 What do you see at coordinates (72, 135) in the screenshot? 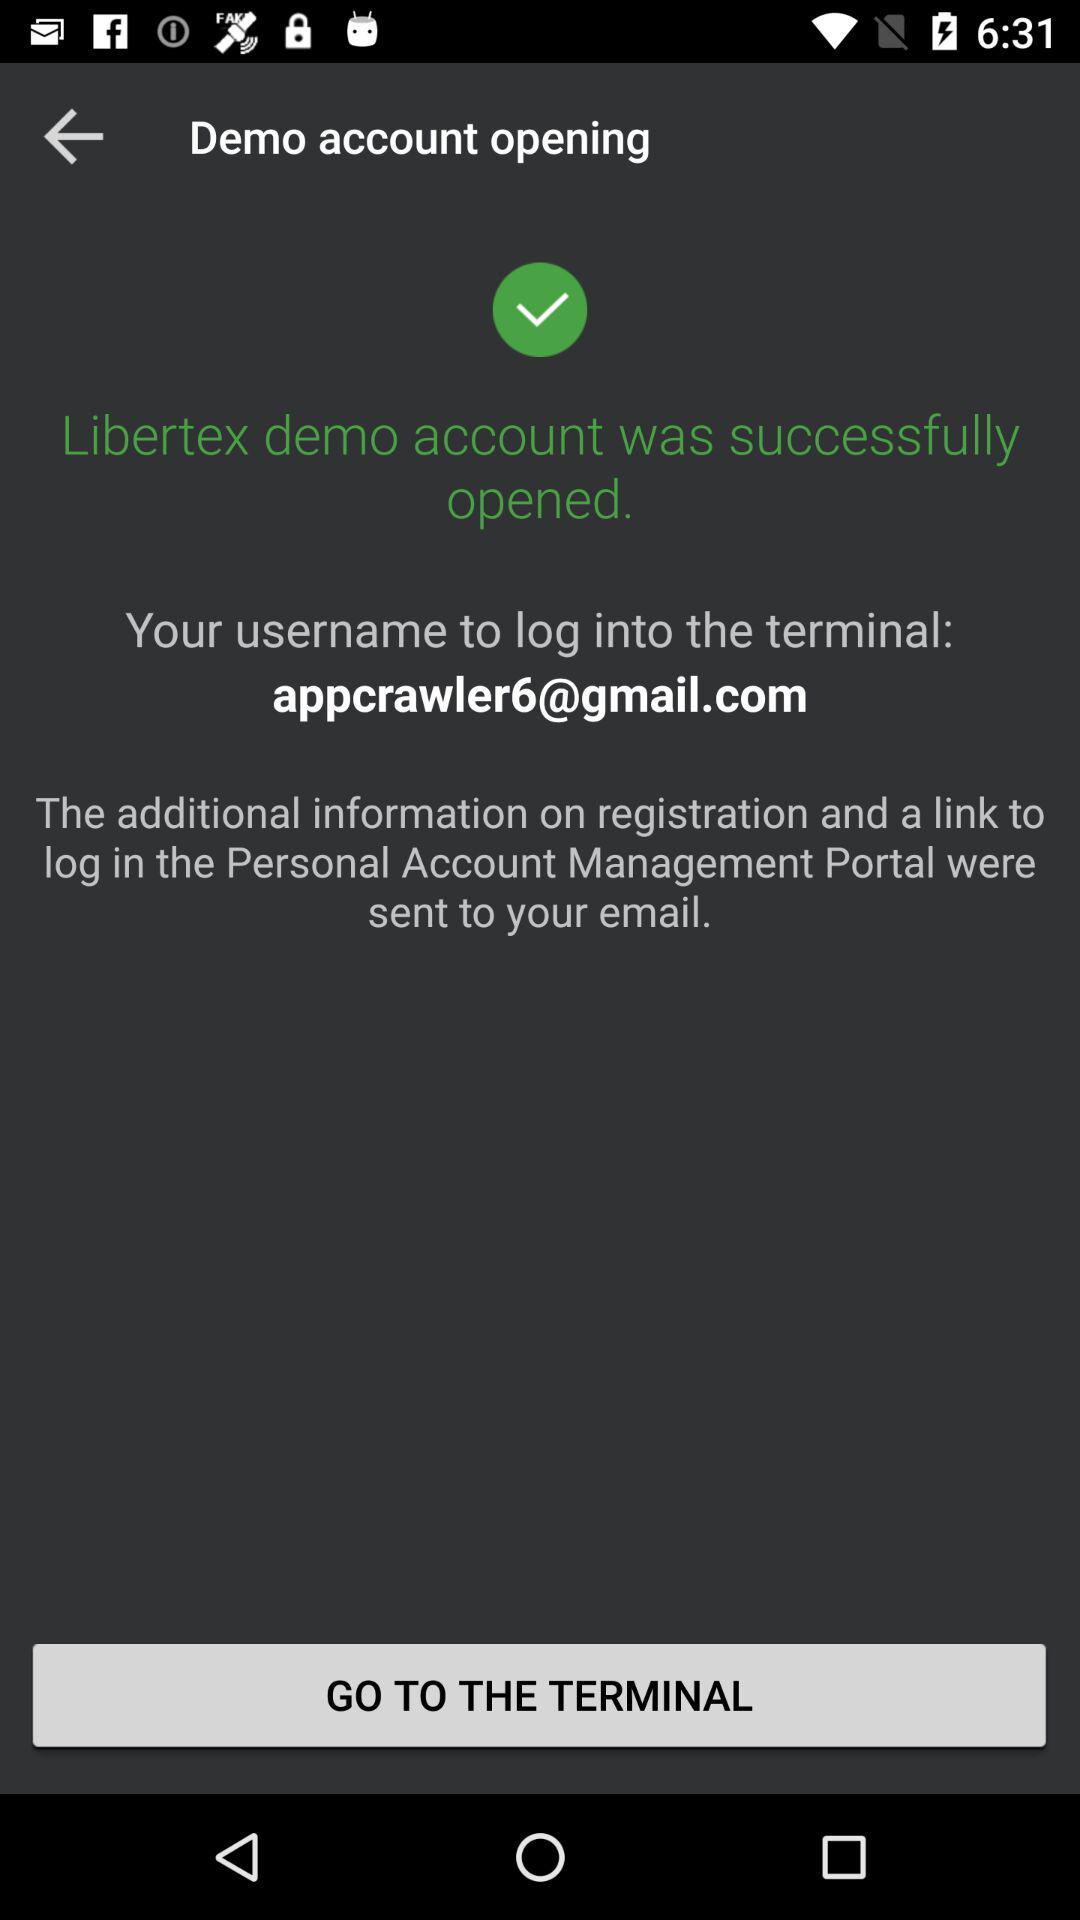
I see `the app to the left of the demo account opening app` at bounding box center [72, 135].